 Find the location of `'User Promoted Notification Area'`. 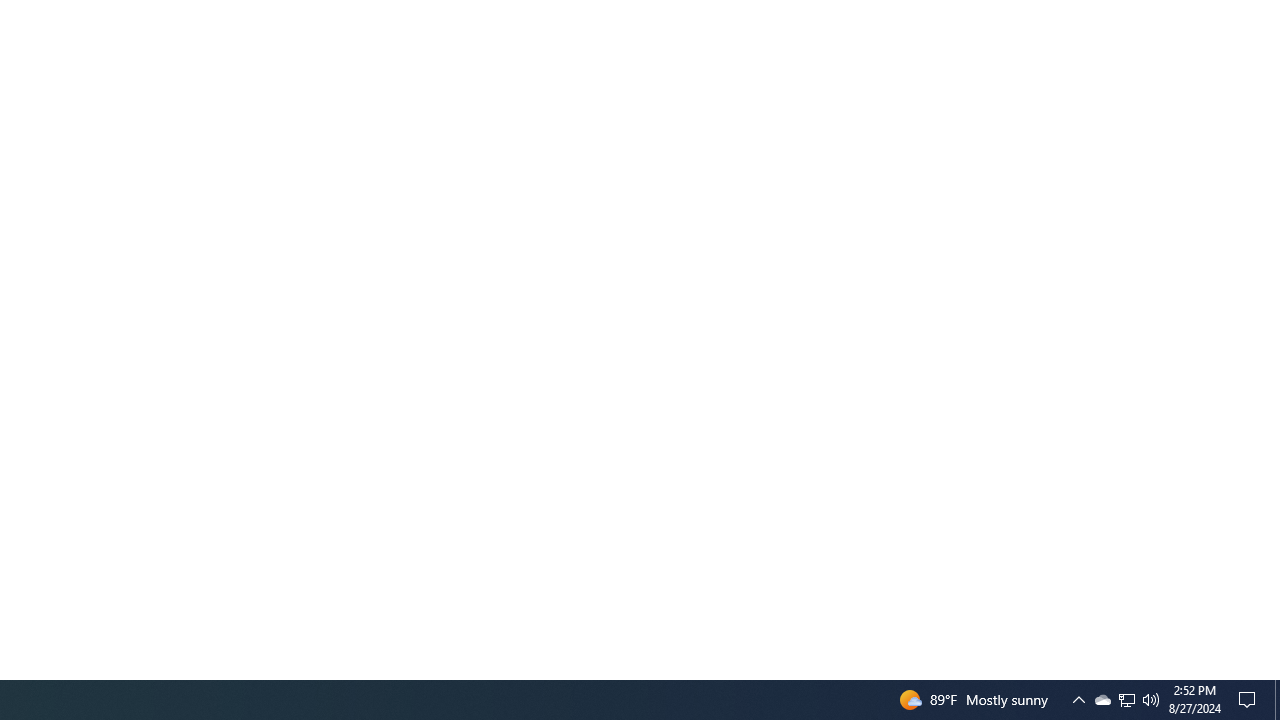

'User Promoted Notification Area' is located at coordinates (1127, 698).